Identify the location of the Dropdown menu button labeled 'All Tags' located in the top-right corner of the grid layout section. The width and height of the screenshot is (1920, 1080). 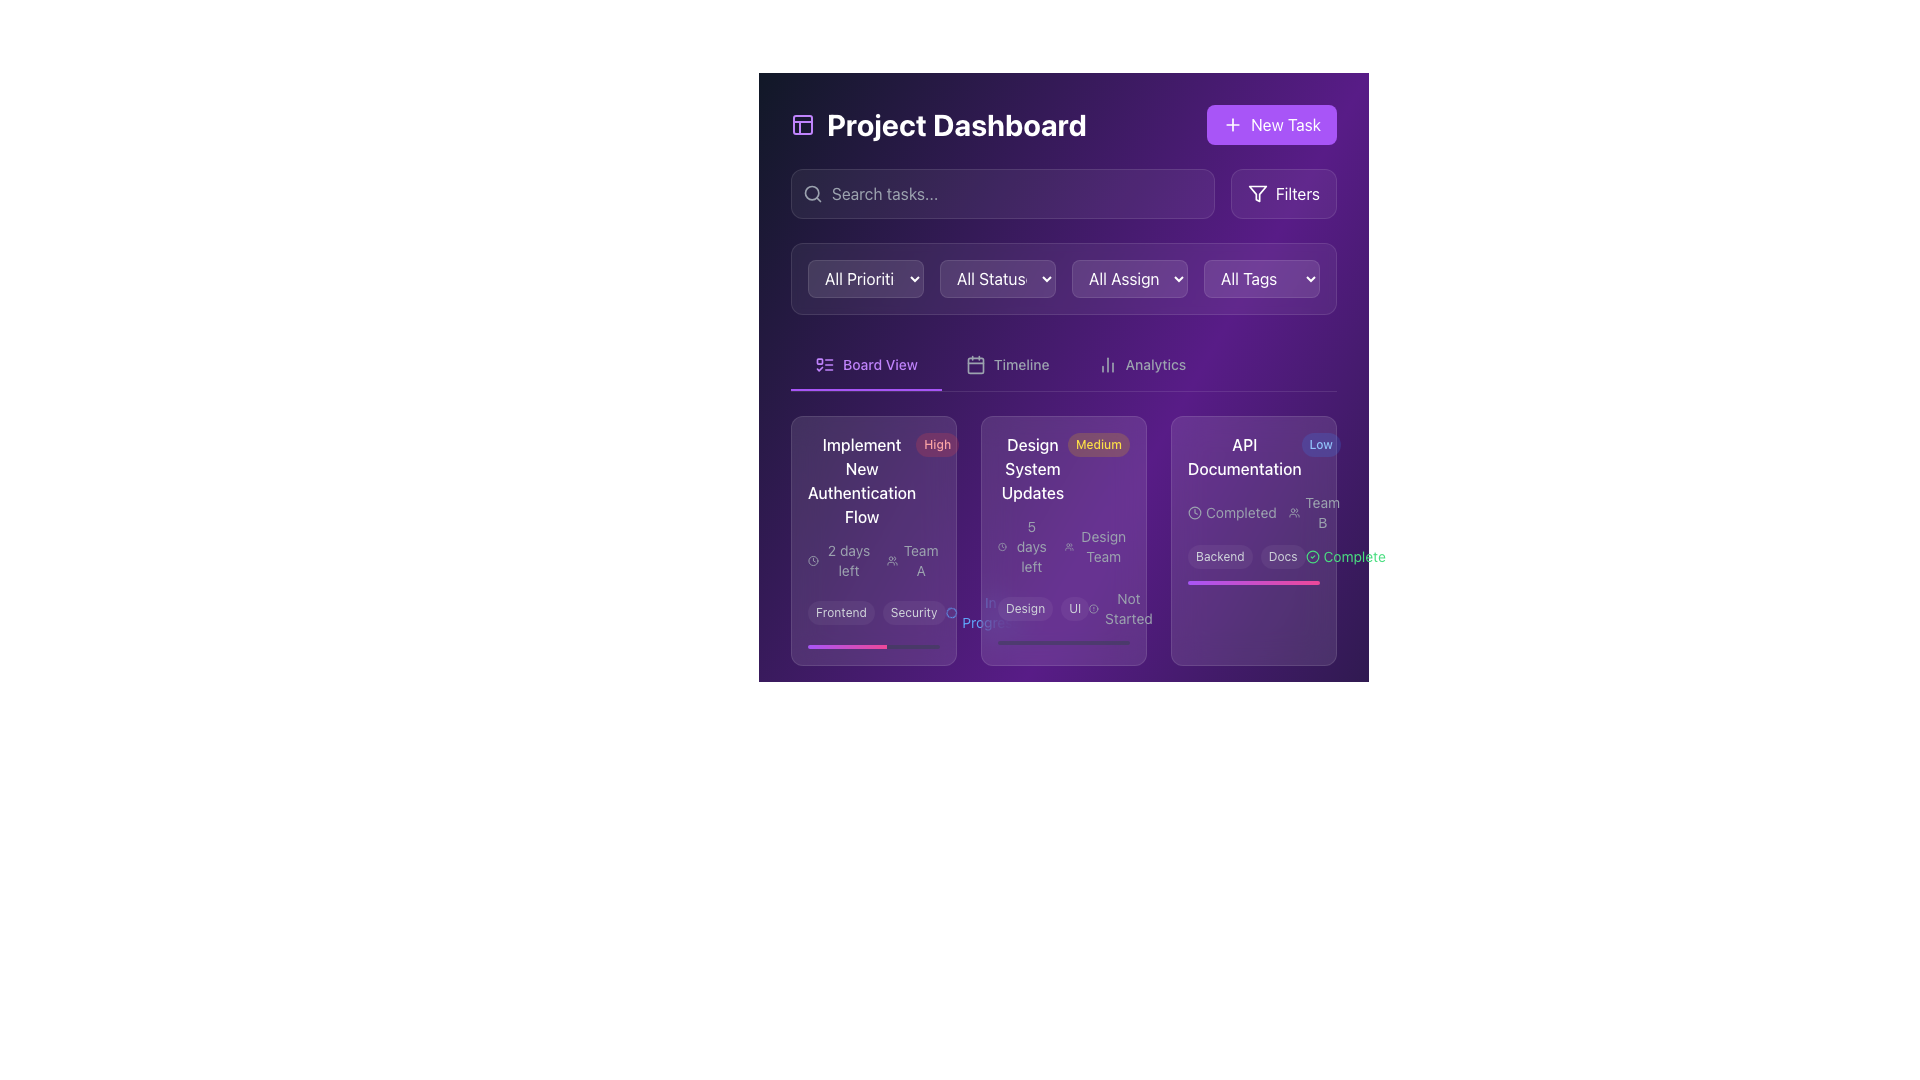
(1261, 278).